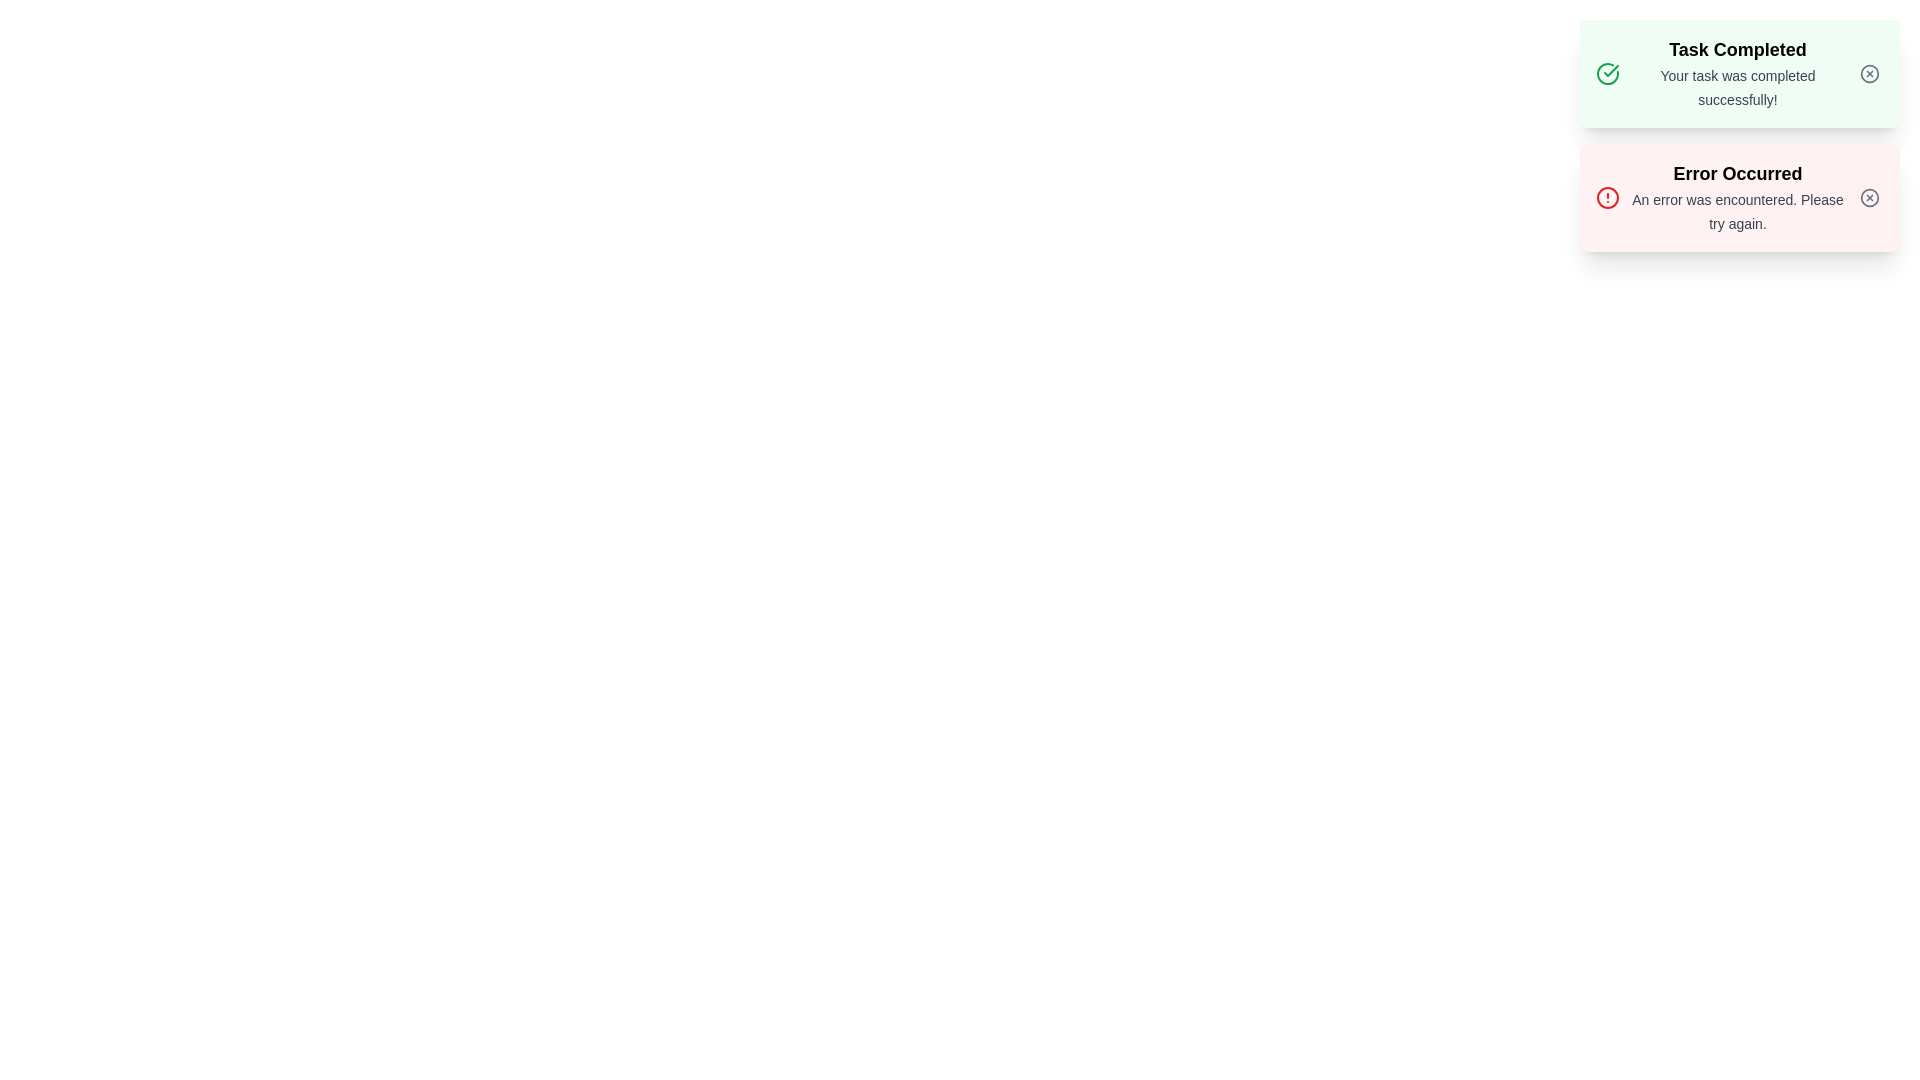 The width and height of the screenshot is (1920, 1080). I want to click on the 'Task Completed' text display component which features a bold title and descriptive text within a light green background, indicating success, so click(1736, 72).